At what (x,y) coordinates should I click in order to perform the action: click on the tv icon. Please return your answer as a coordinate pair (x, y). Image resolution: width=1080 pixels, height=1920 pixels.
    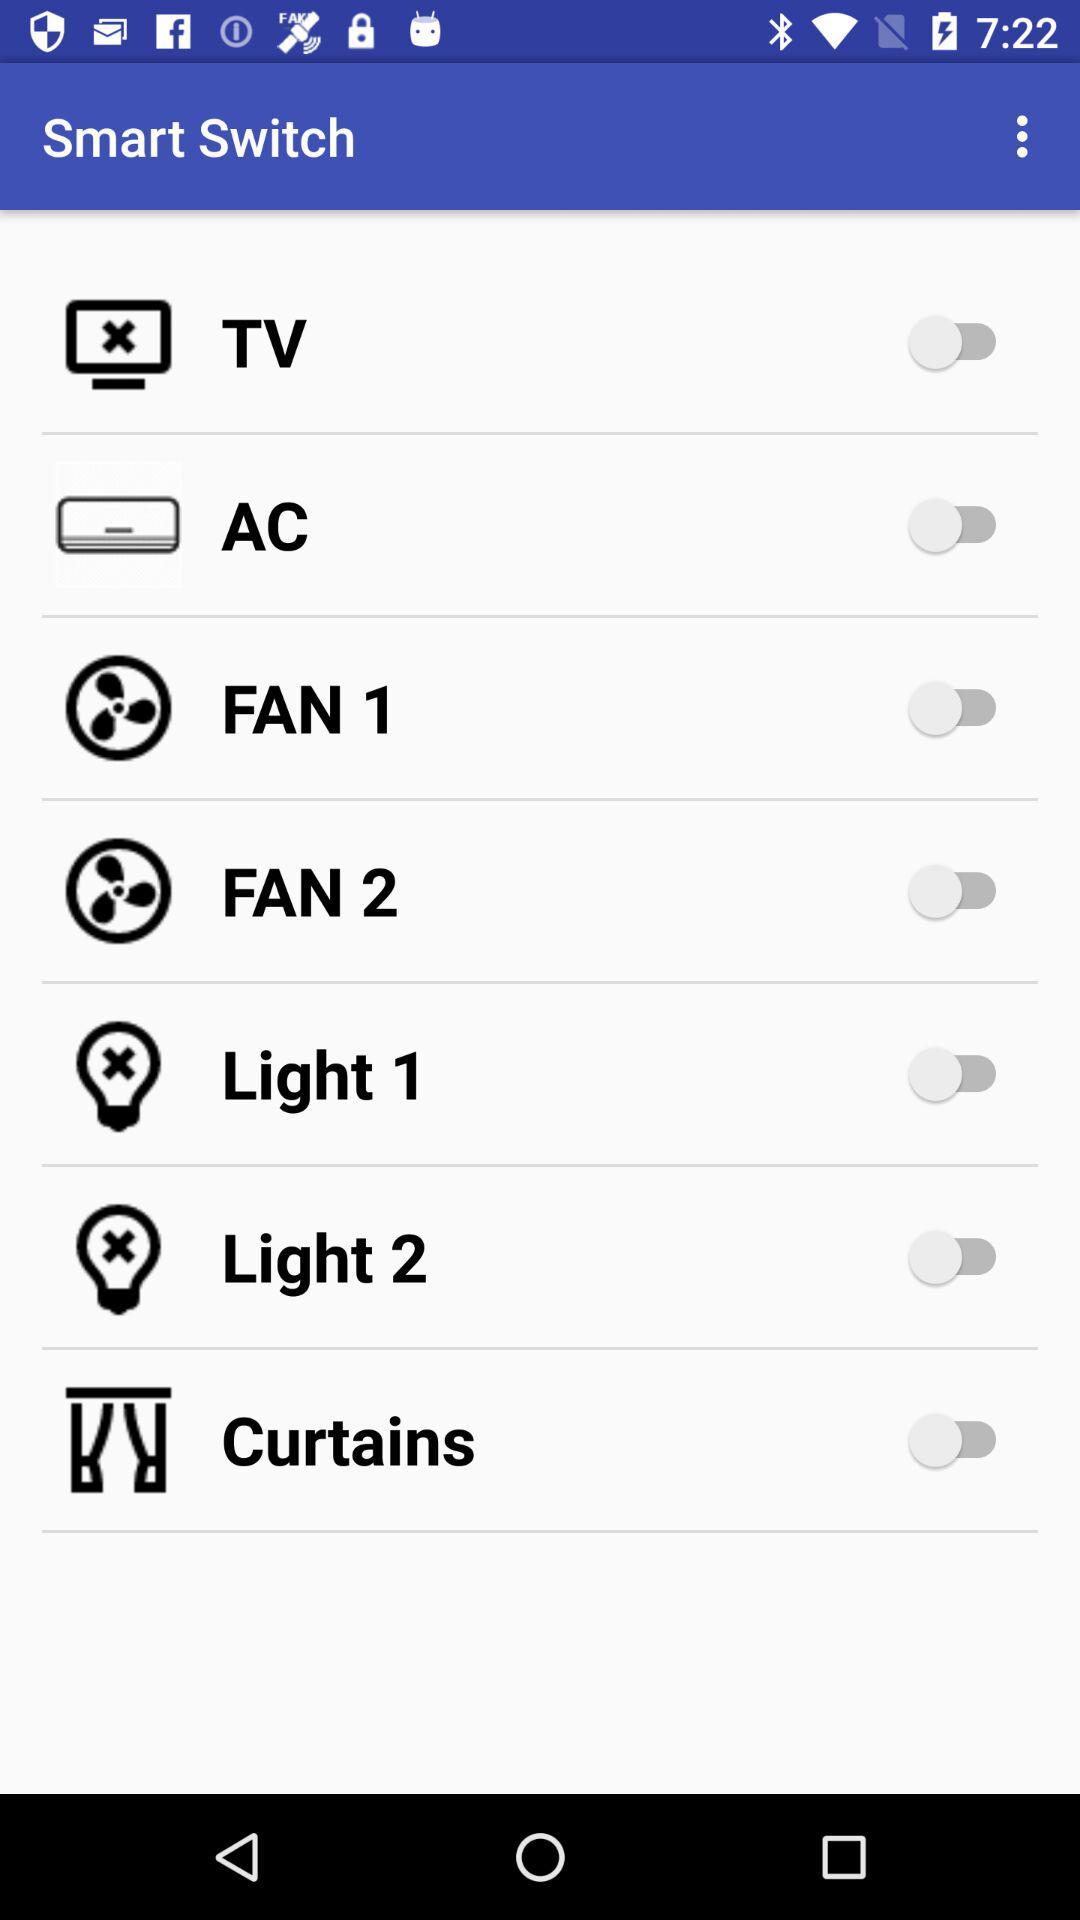
    Looking at the image, I should click on (560, 341).